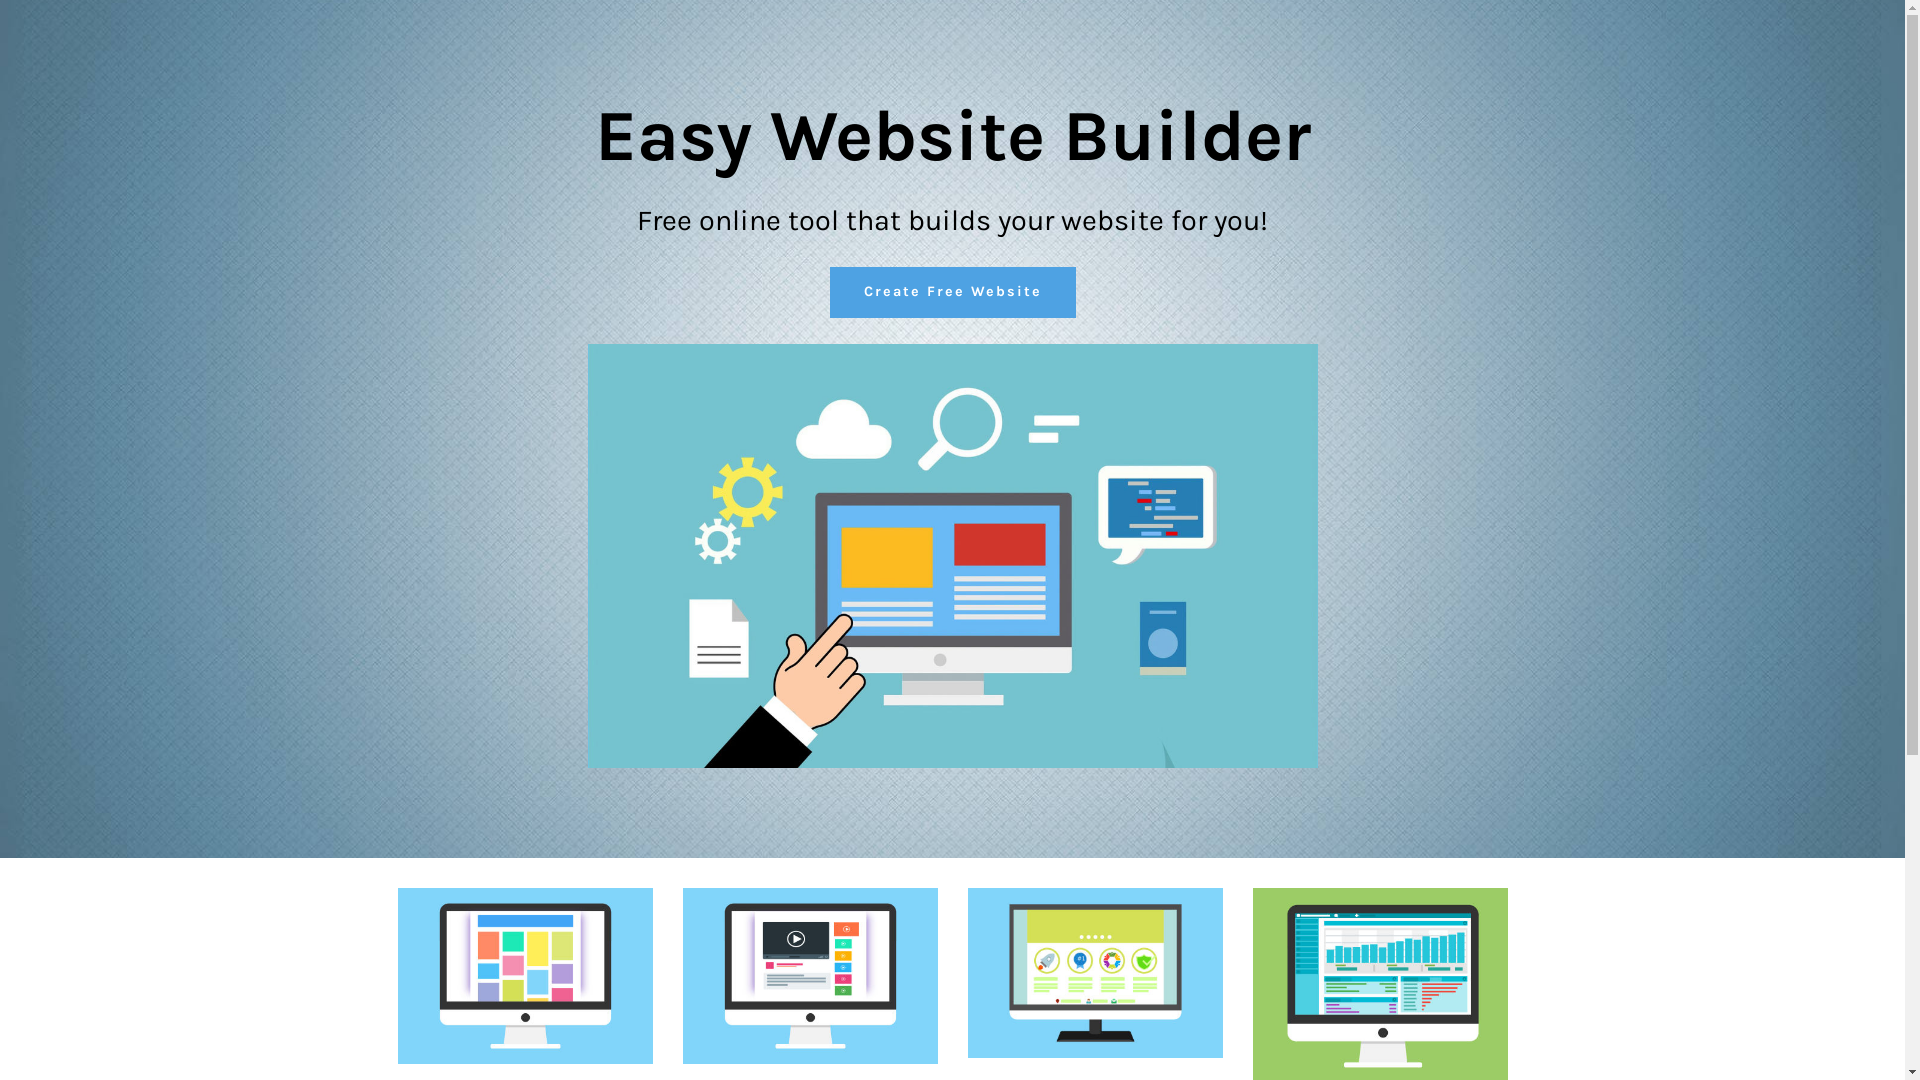  I want to click on 'Create Free Website', so click(952, 292).